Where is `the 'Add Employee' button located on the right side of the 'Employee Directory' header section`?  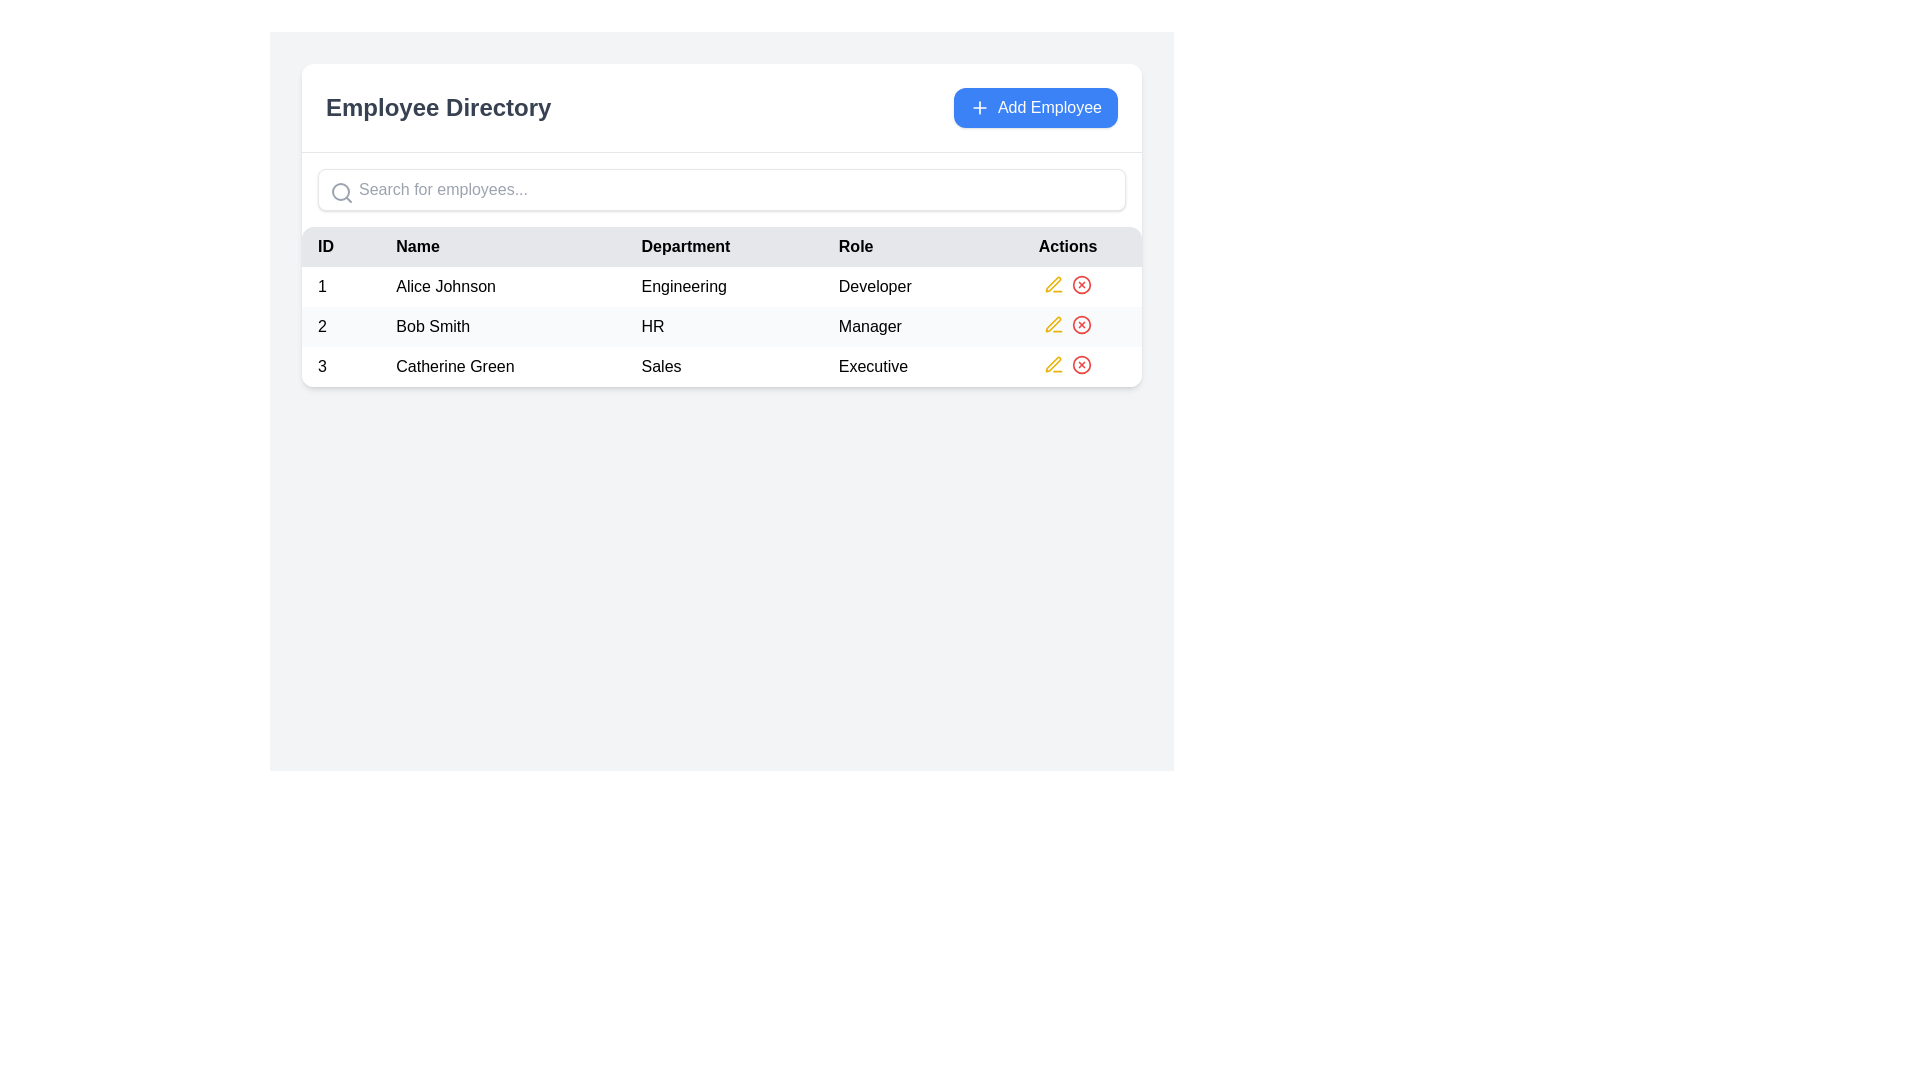 the 'Add Employee' button located on the right side of the 'Employee Directory' header section is located at coordinates (1036, 108).